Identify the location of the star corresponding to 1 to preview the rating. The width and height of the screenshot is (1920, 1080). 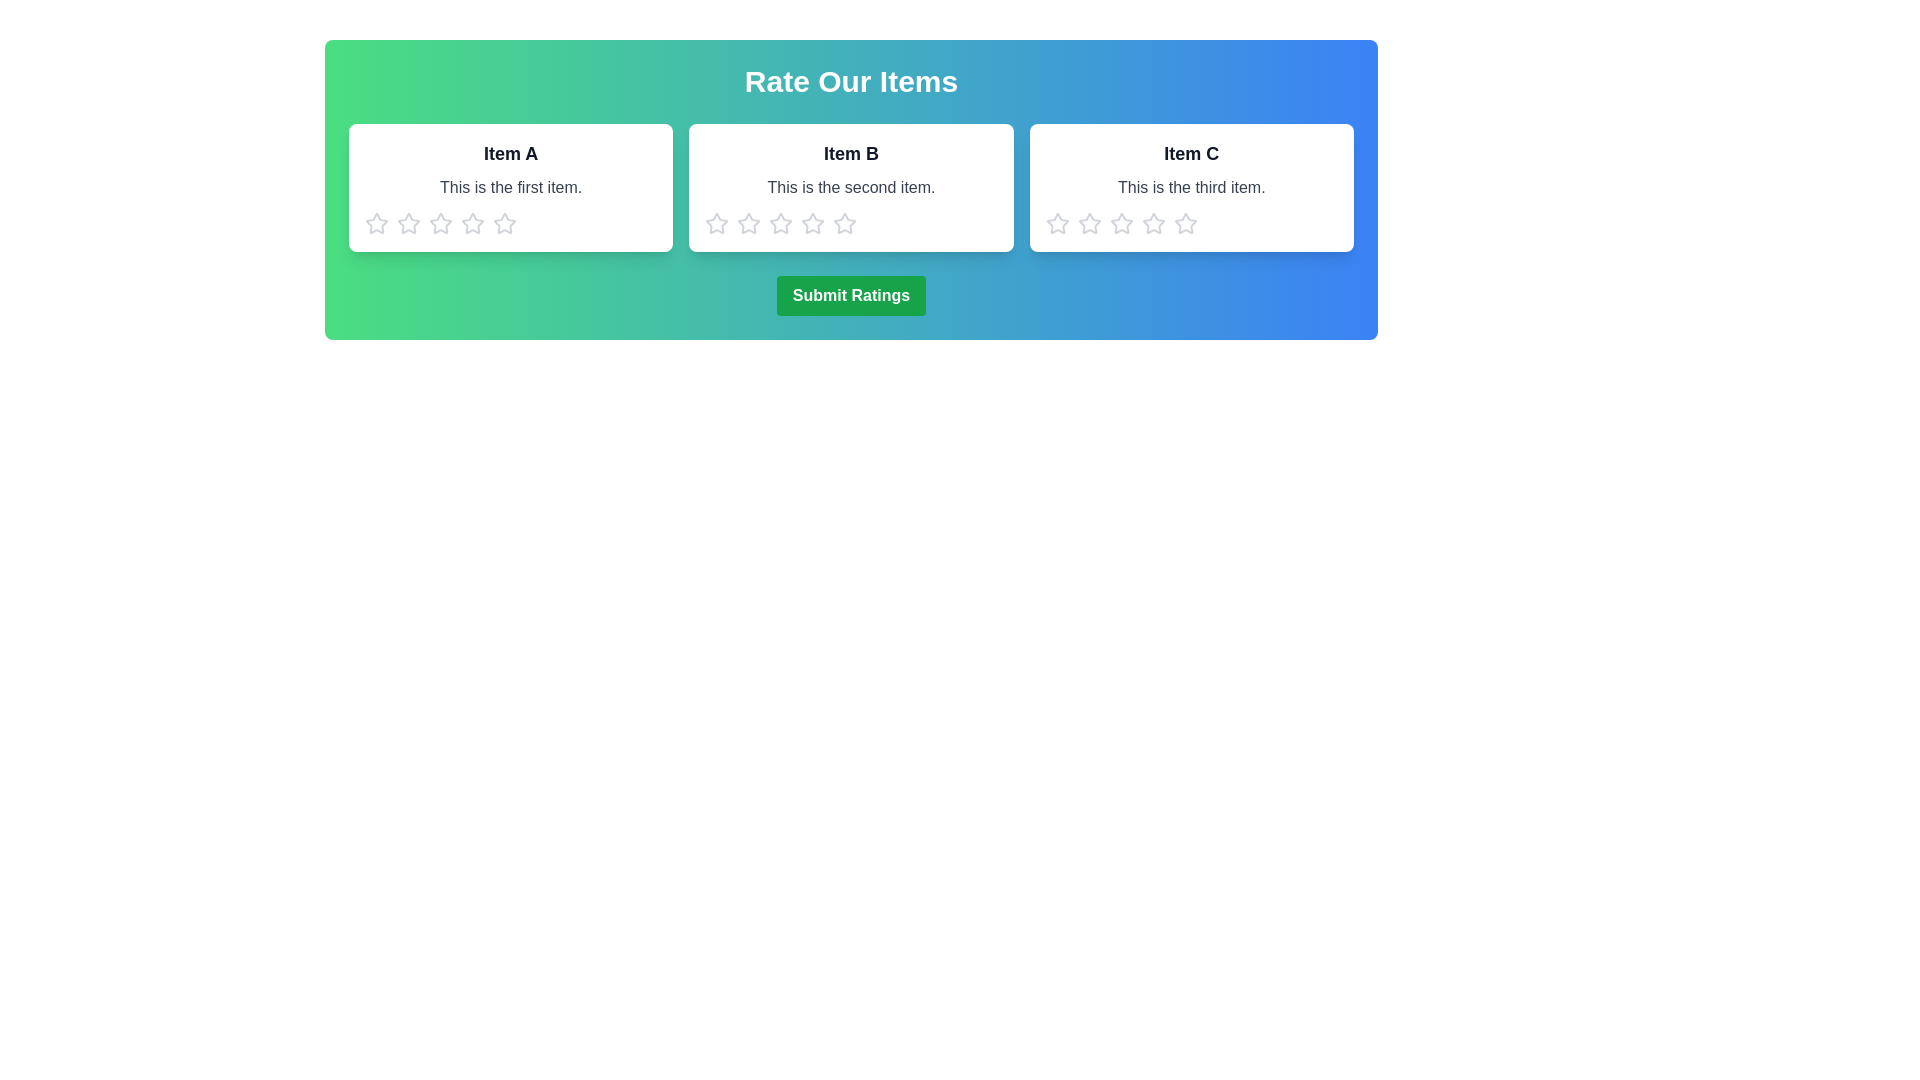
(377, 223).